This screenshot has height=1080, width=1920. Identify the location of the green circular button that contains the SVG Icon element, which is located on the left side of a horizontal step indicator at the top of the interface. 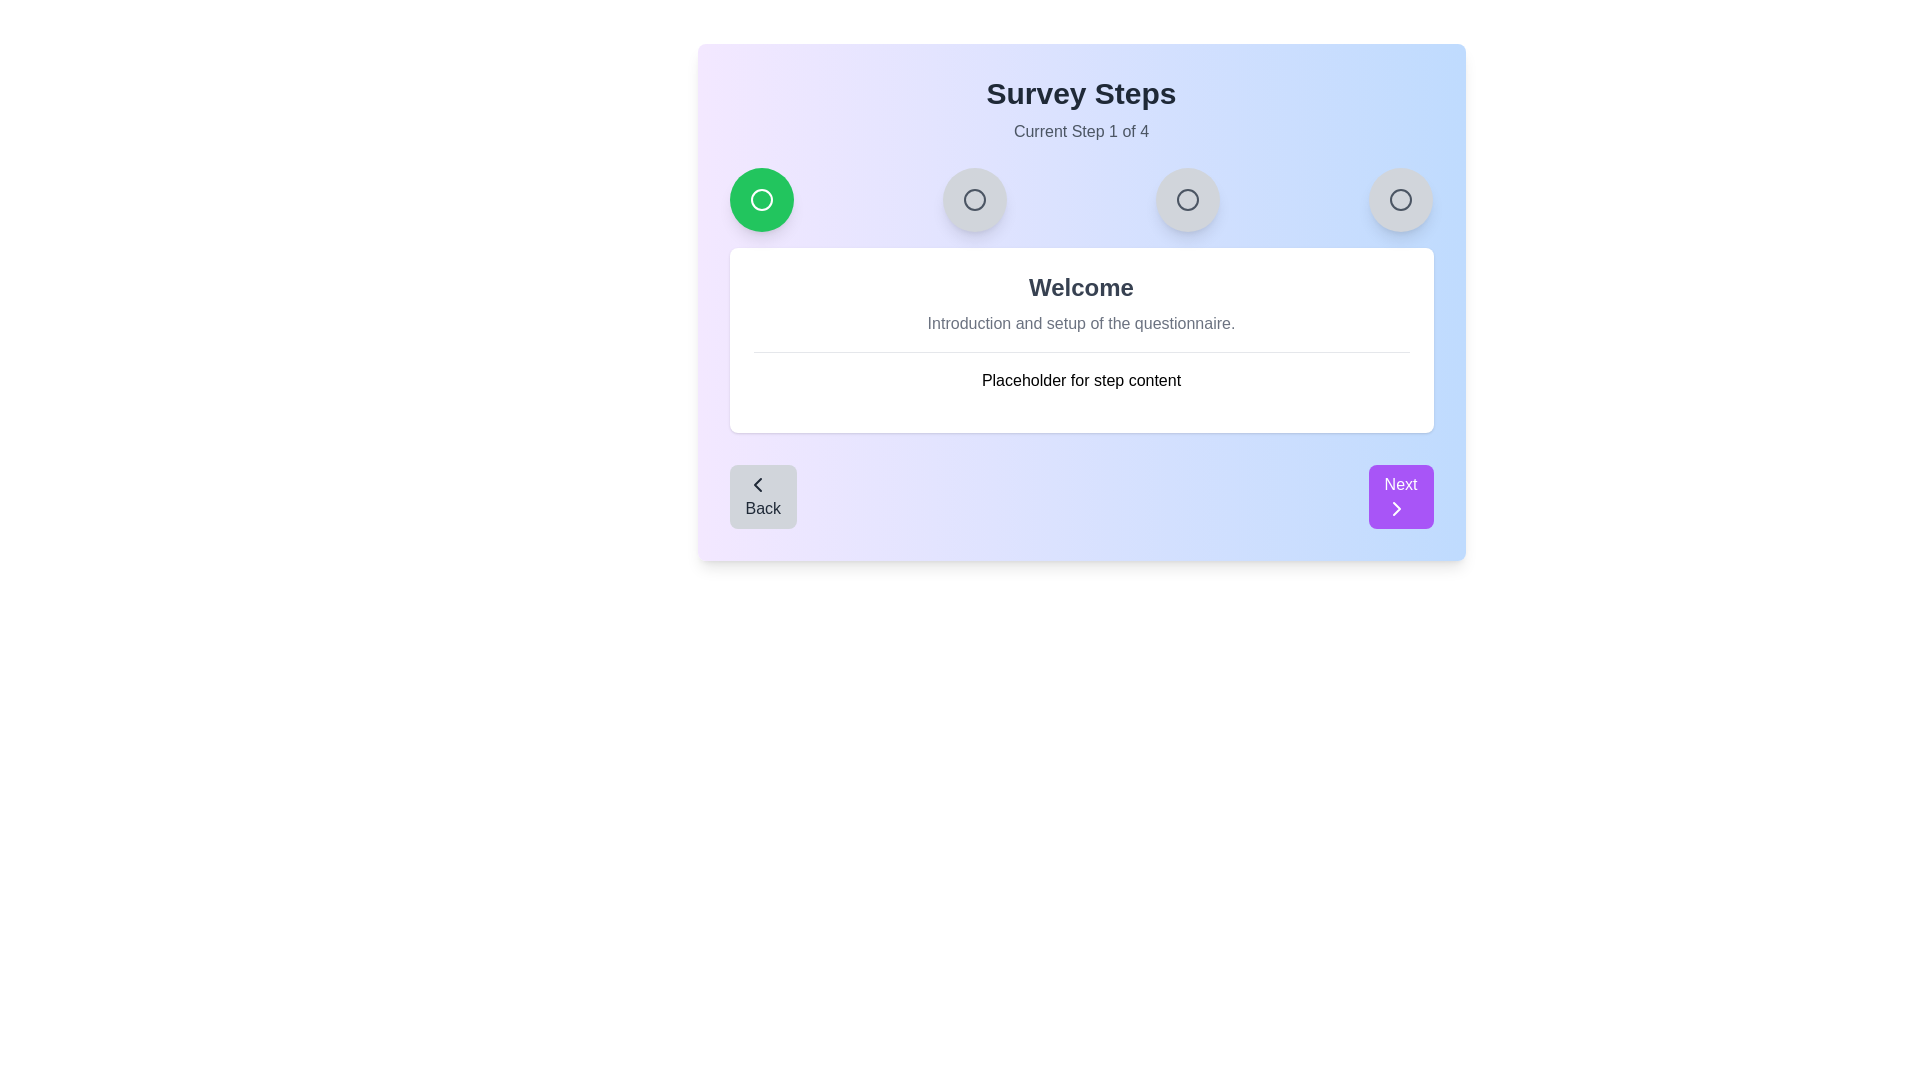
(760, 200).